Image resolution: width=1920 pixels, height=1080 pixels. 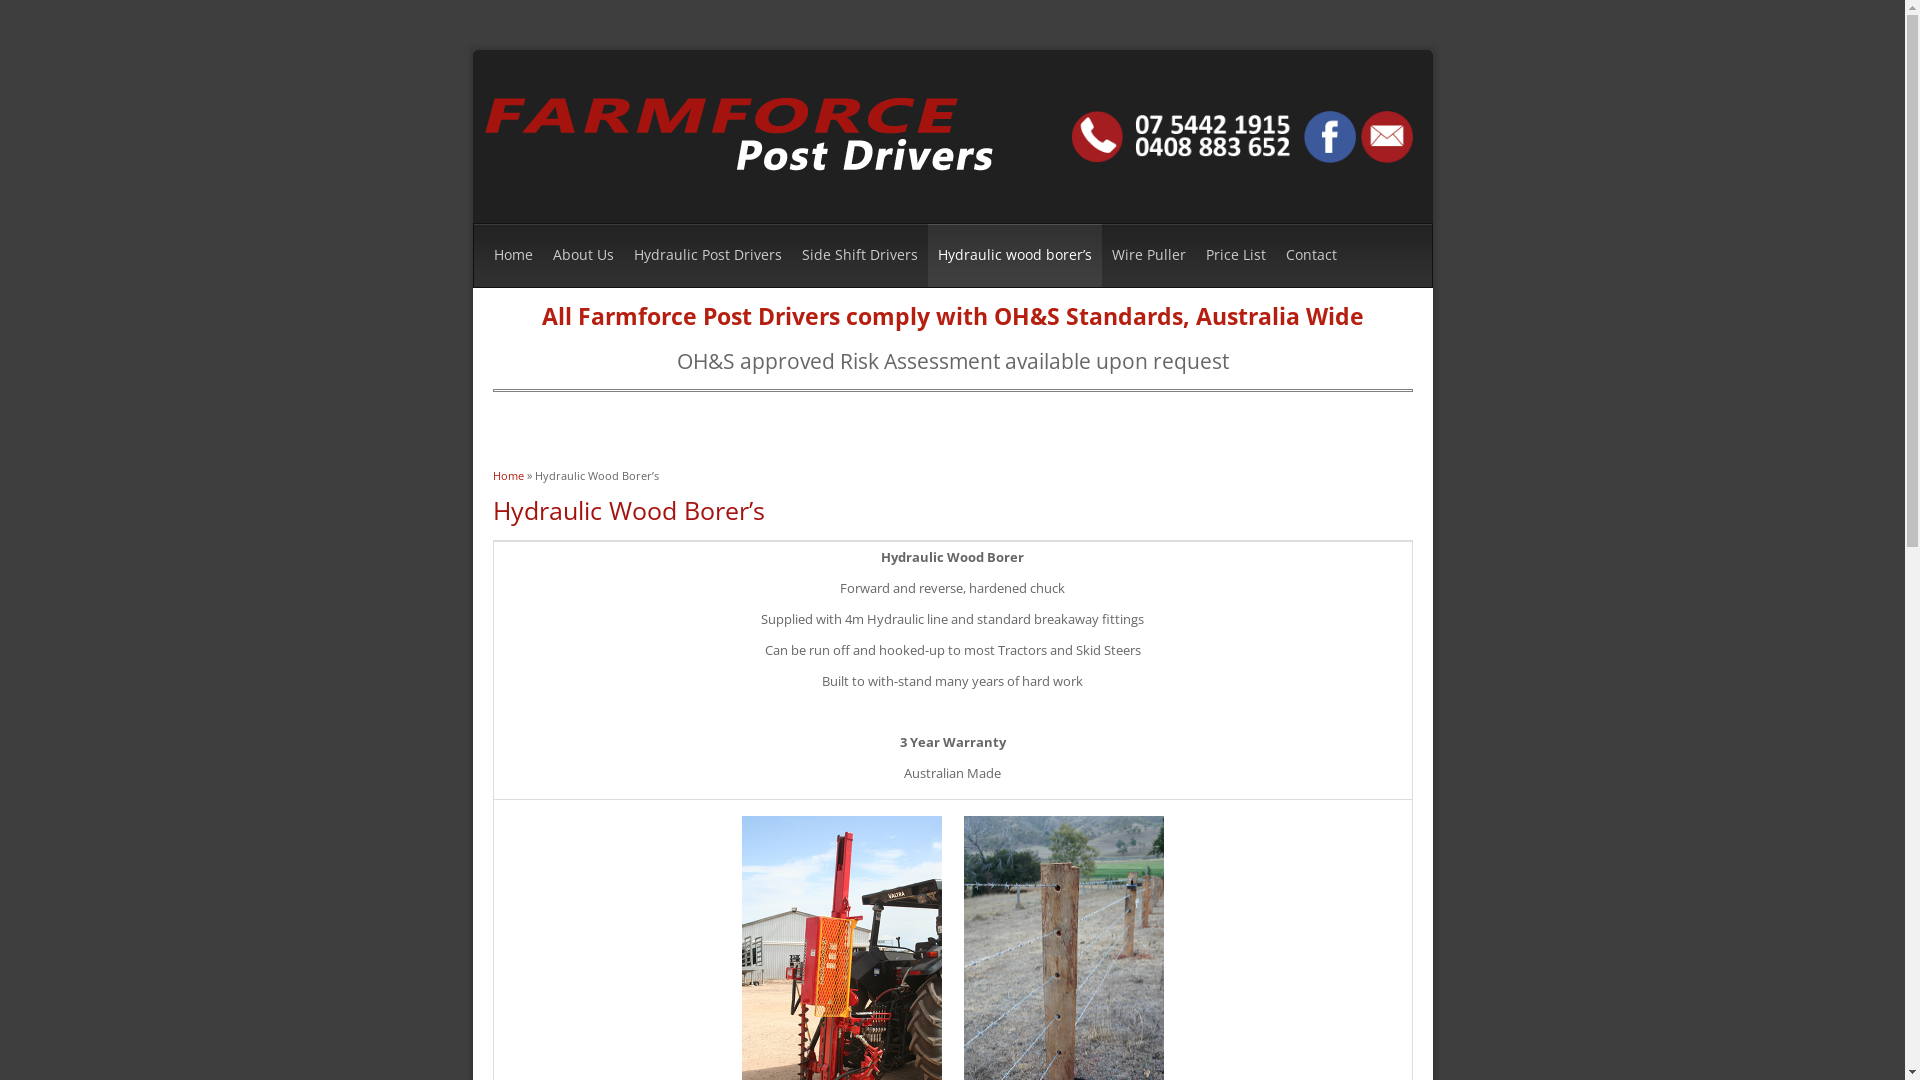 I want to click on 'Hydraulic Post Drivers', so click(x=708, y=254).